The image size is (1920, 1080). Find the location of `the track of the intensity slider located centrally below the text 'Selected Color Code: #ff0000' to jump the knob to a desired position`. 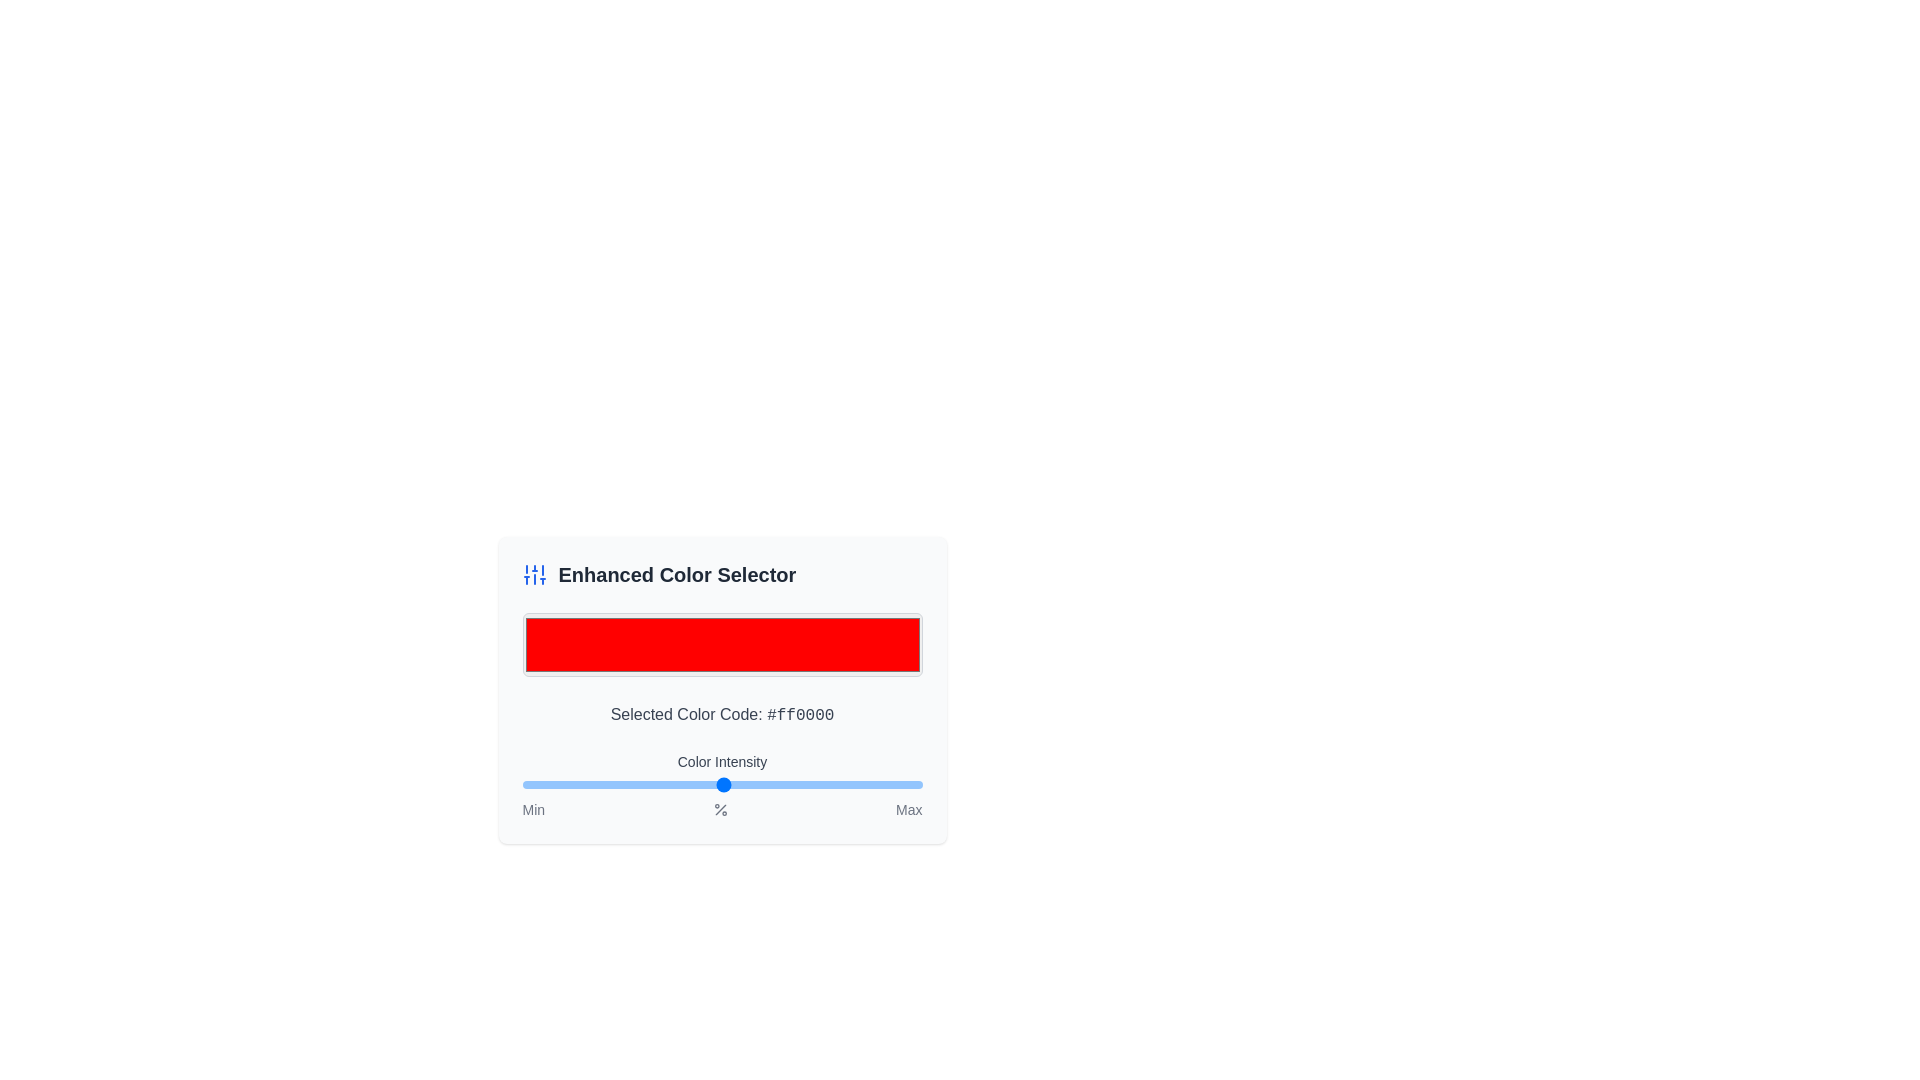

the track of the intensity slider located centrally below the text 'Selected Color Code: #ff0000' to jump the knob to a desired position is located at coordinates (721, 785).